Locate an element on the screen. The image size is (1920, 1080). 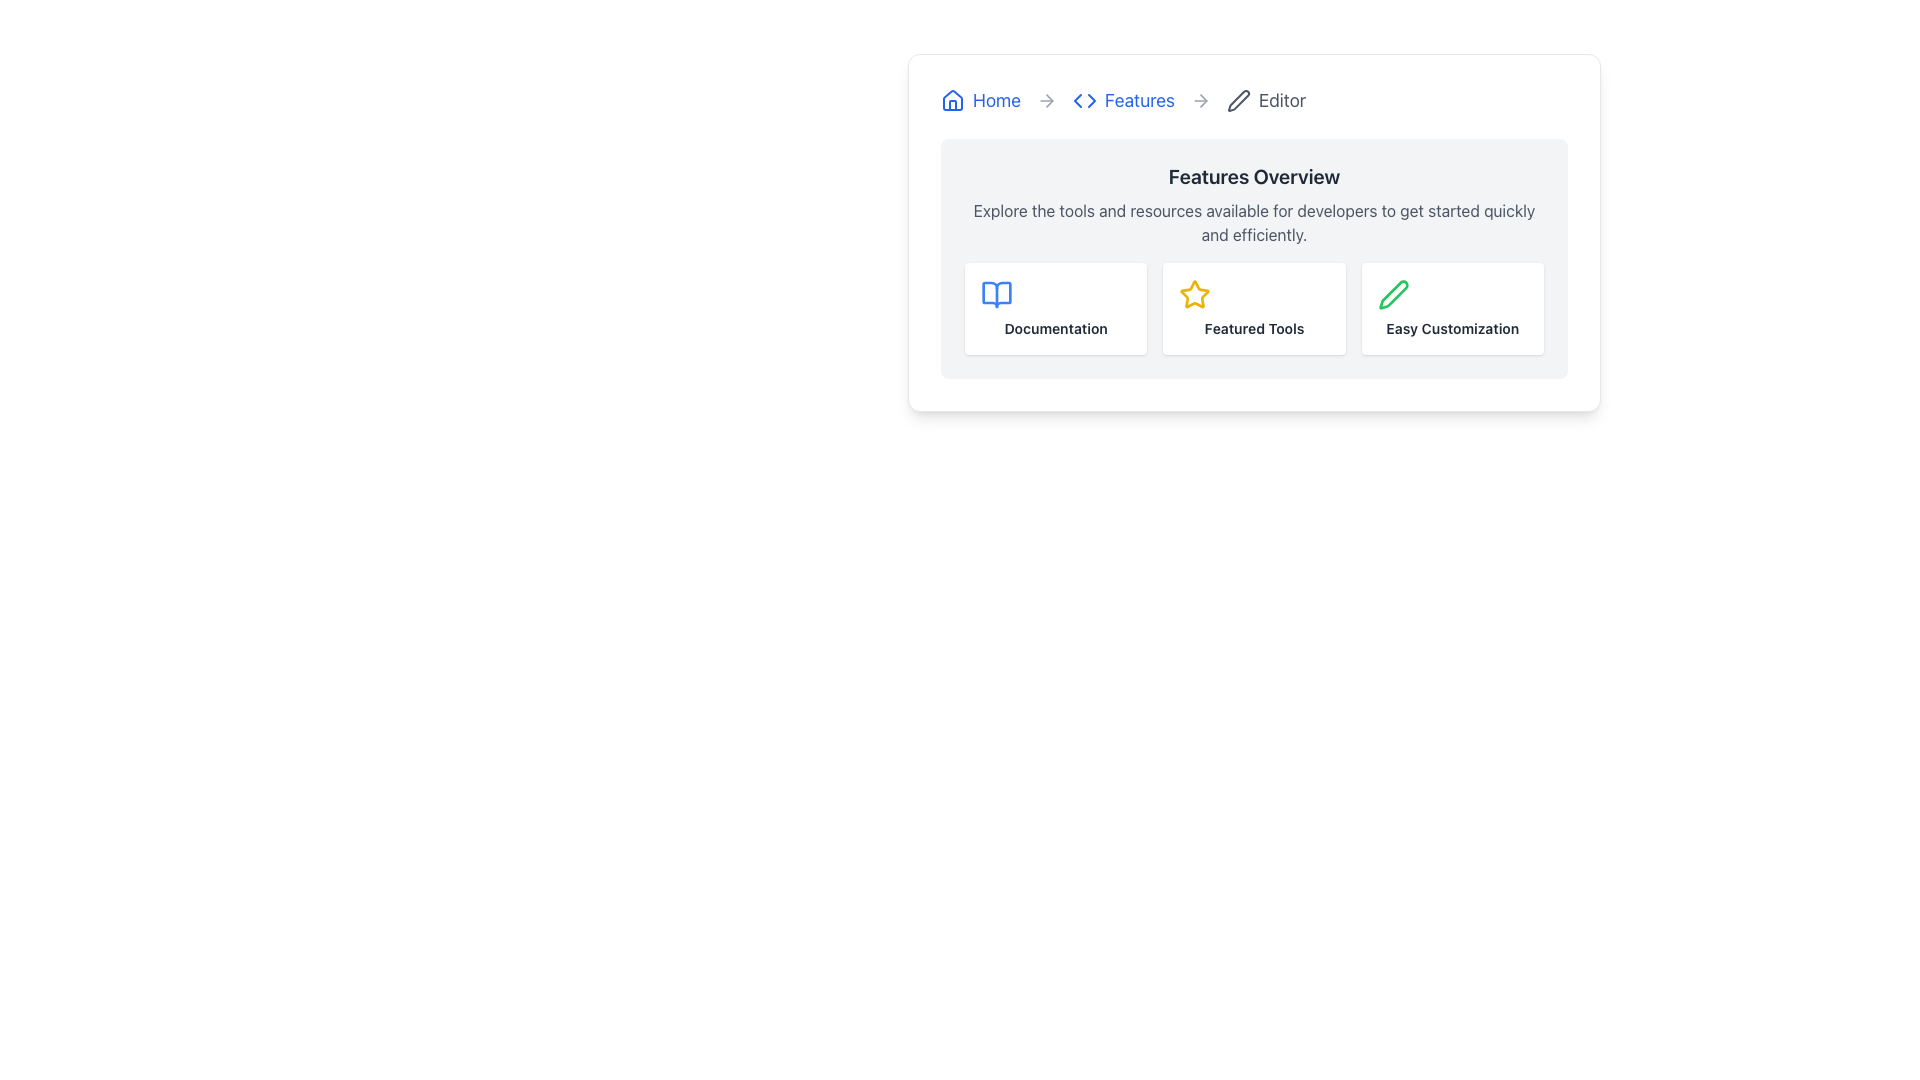
the 'Editor' breadcrumb element, which is the third clickable item in the breadcrumb navigation bar is located at coordinates (1265, 100).